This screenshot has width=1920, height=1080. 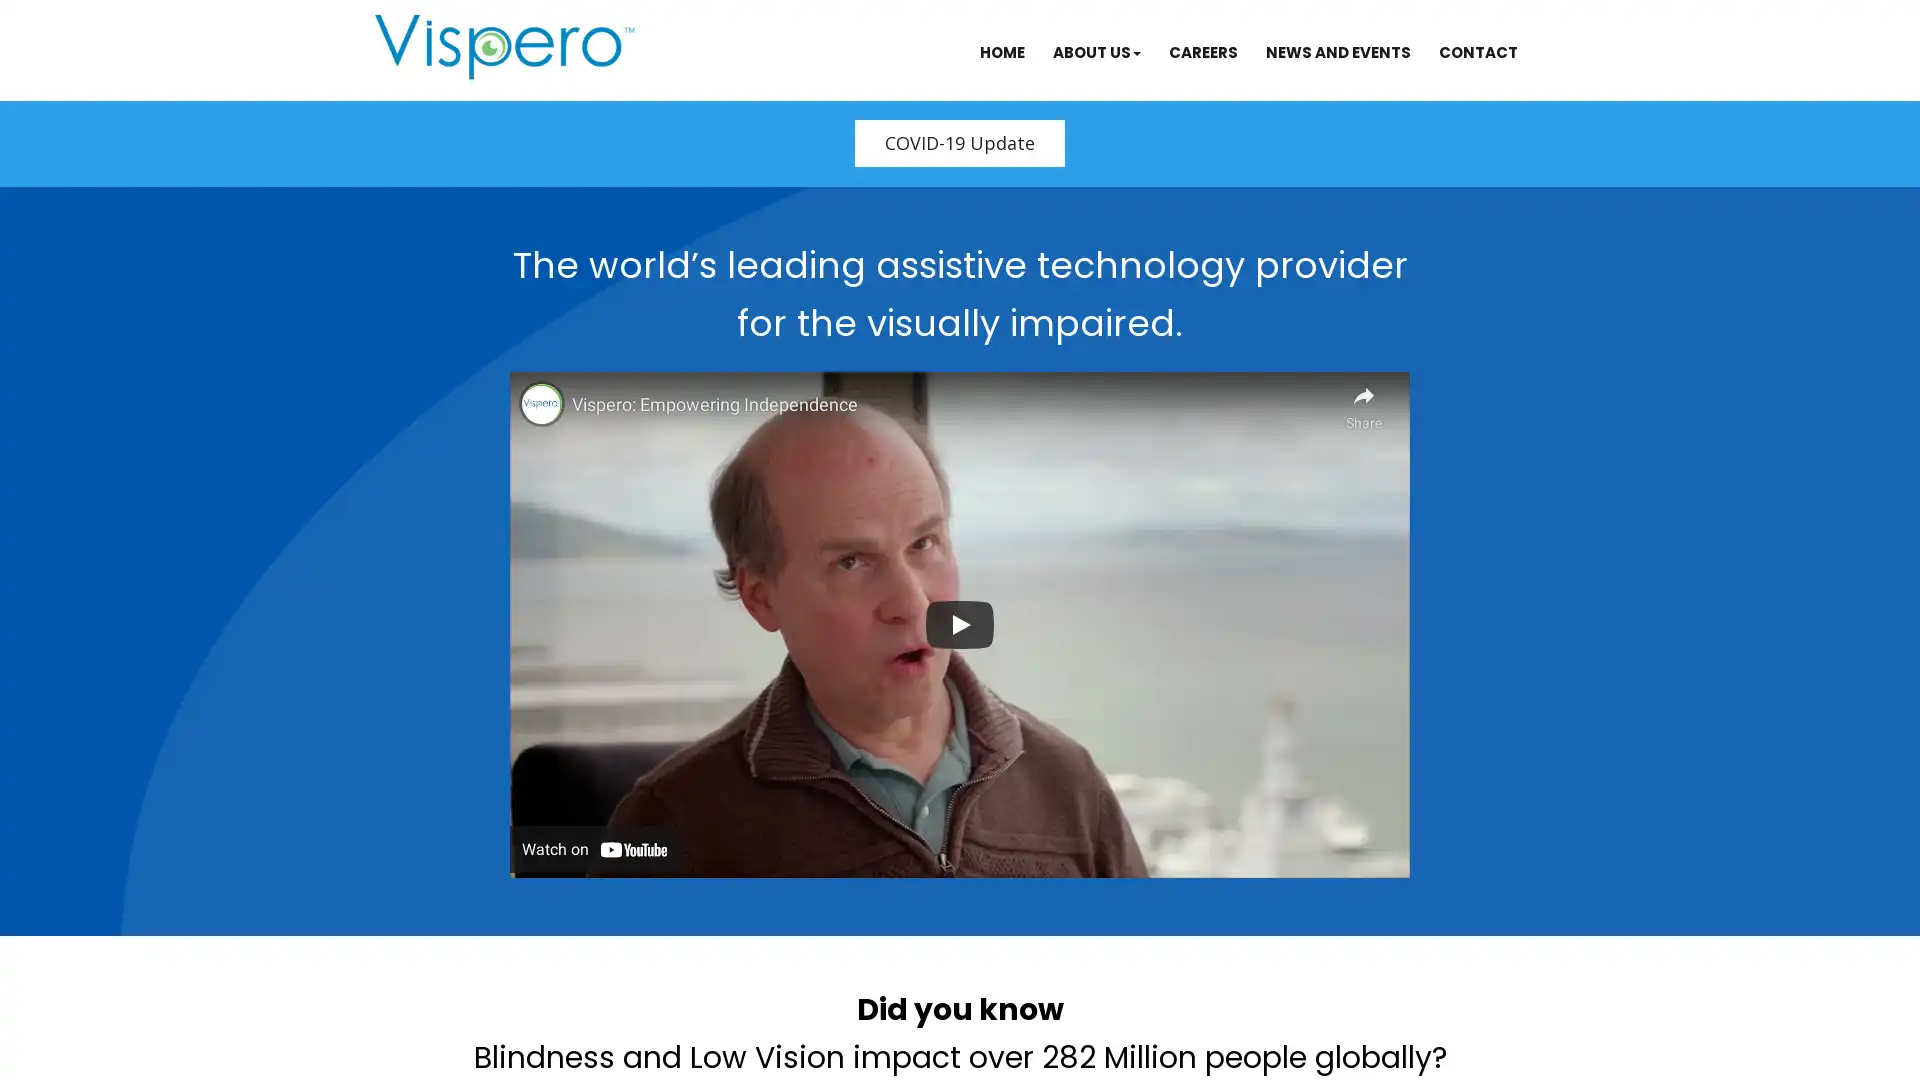 What do you see at coordinates (960, 142) in the screenshot?
I see `COVID-19 Update` at bounding box center [960, 142].